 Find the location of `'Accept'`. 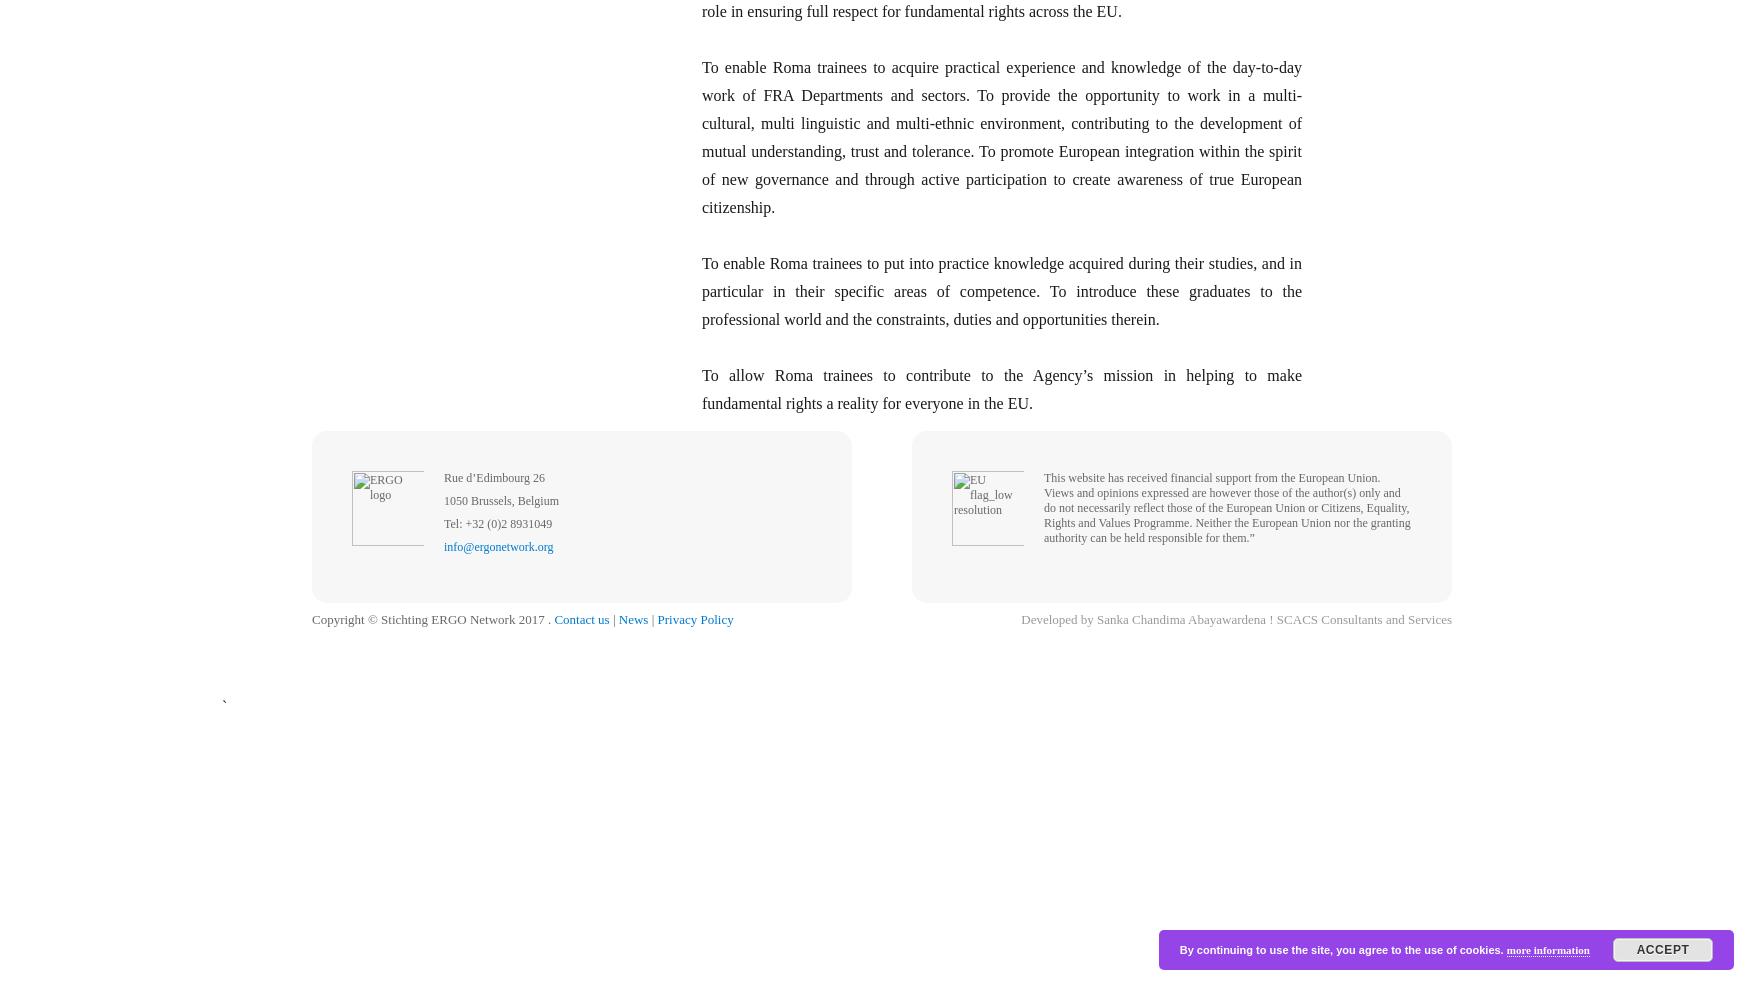

'Accept' is located at coordinates (1635, 949).